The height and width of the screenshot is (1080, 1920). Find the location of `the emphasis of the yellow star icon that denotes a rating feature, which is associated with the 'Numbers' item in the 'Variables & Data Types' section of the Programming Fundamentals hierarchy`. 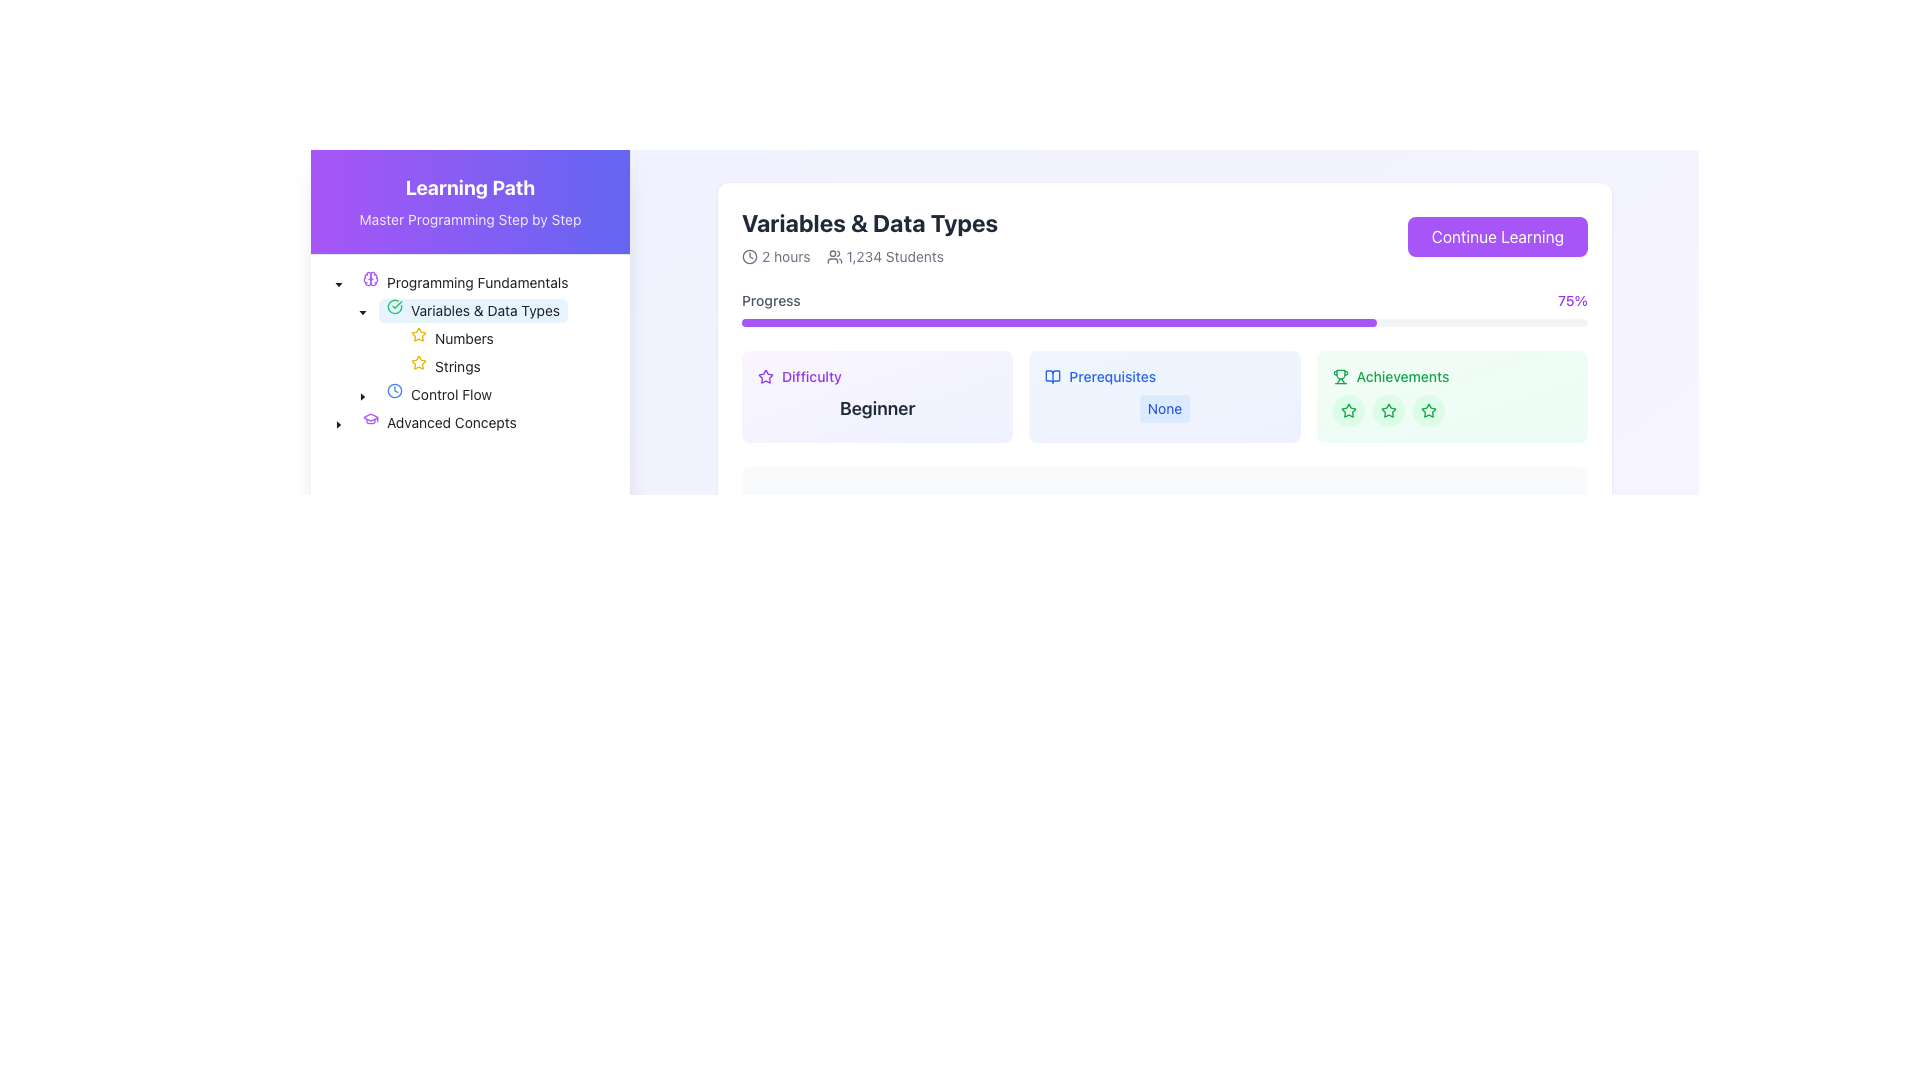

the emphasis of the yellow star icon that denotes a rating feature, which is associated with the 'Numbers' item in the 'Variables & Data Types' section of the Programming Fundamentals hierarchy is located at coordinates (417, 362).